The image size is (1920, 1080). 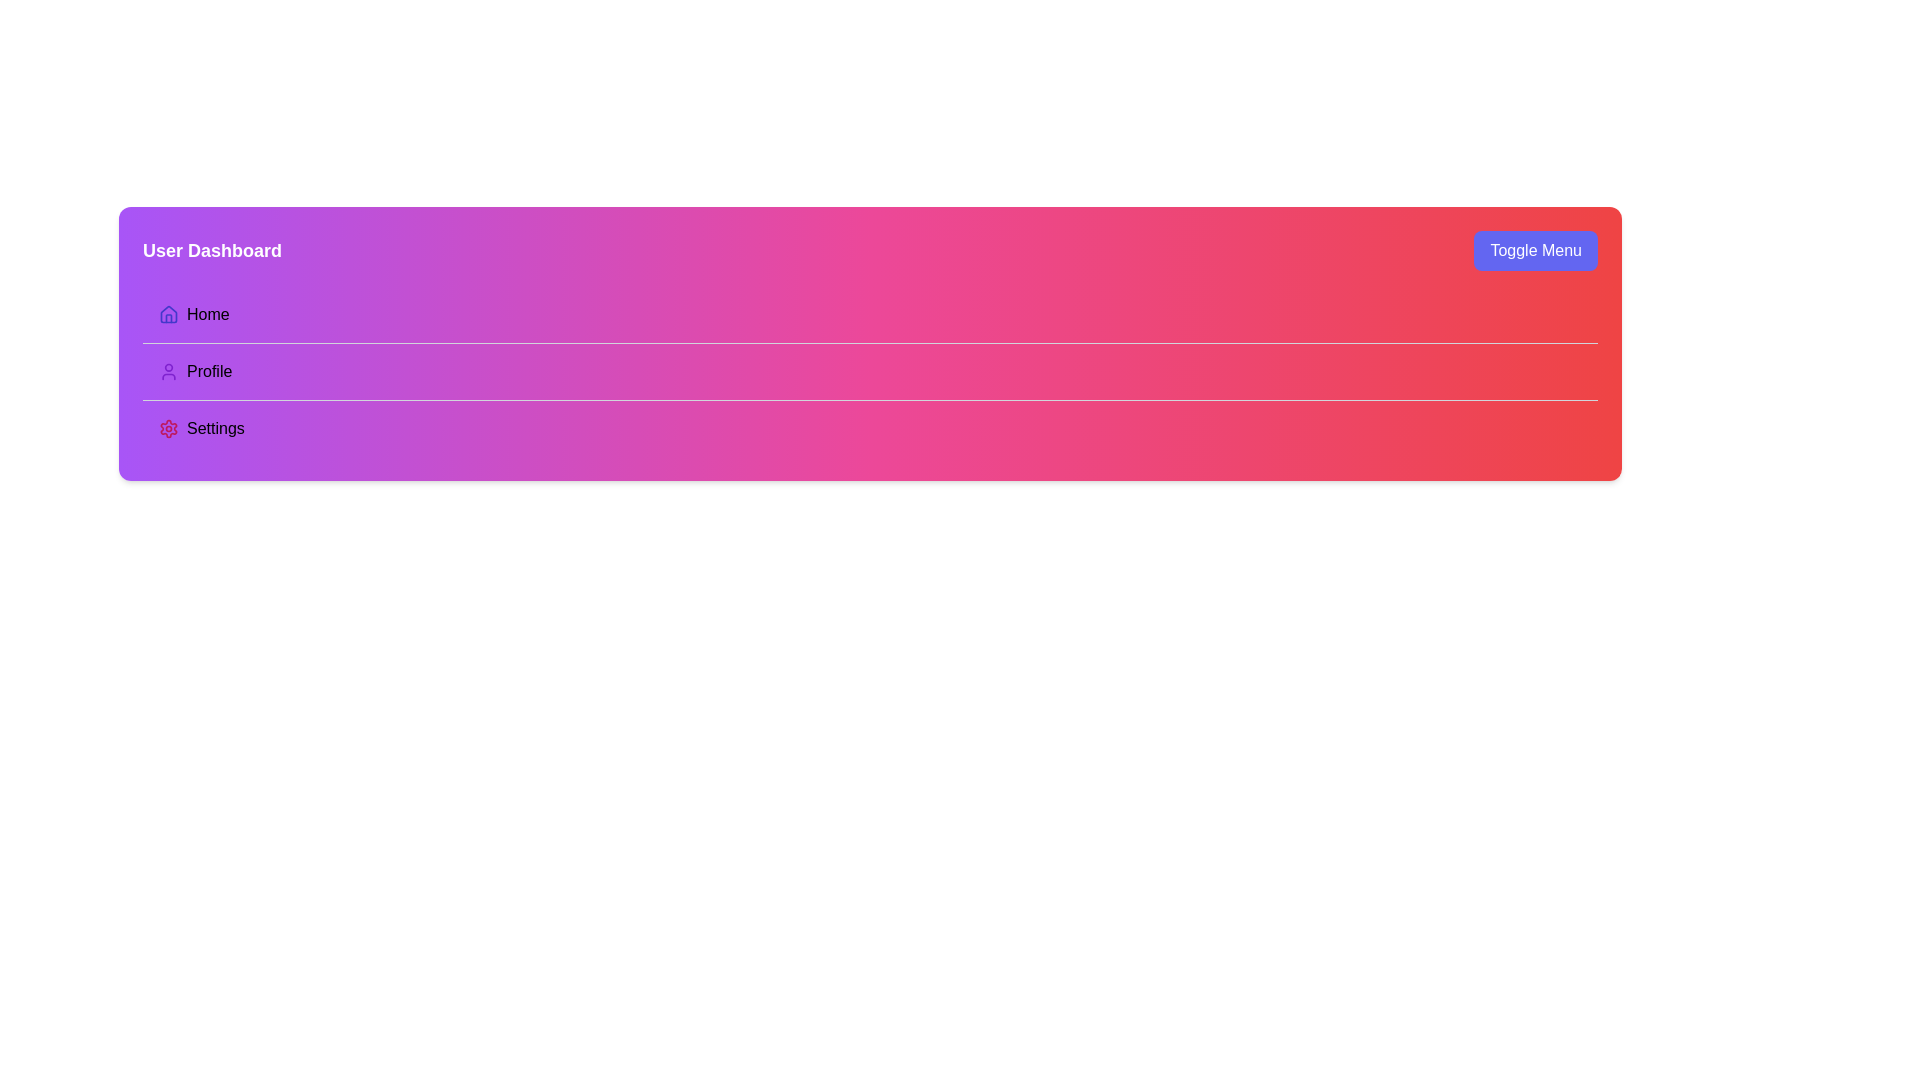 What do you see at coordinates (168, 313) in the screenshot?
I see `the 'Home' icon in the navigation menu, which is located at the top left of the interface and redirects to the main dashboard` at bounding box center [168, 313].